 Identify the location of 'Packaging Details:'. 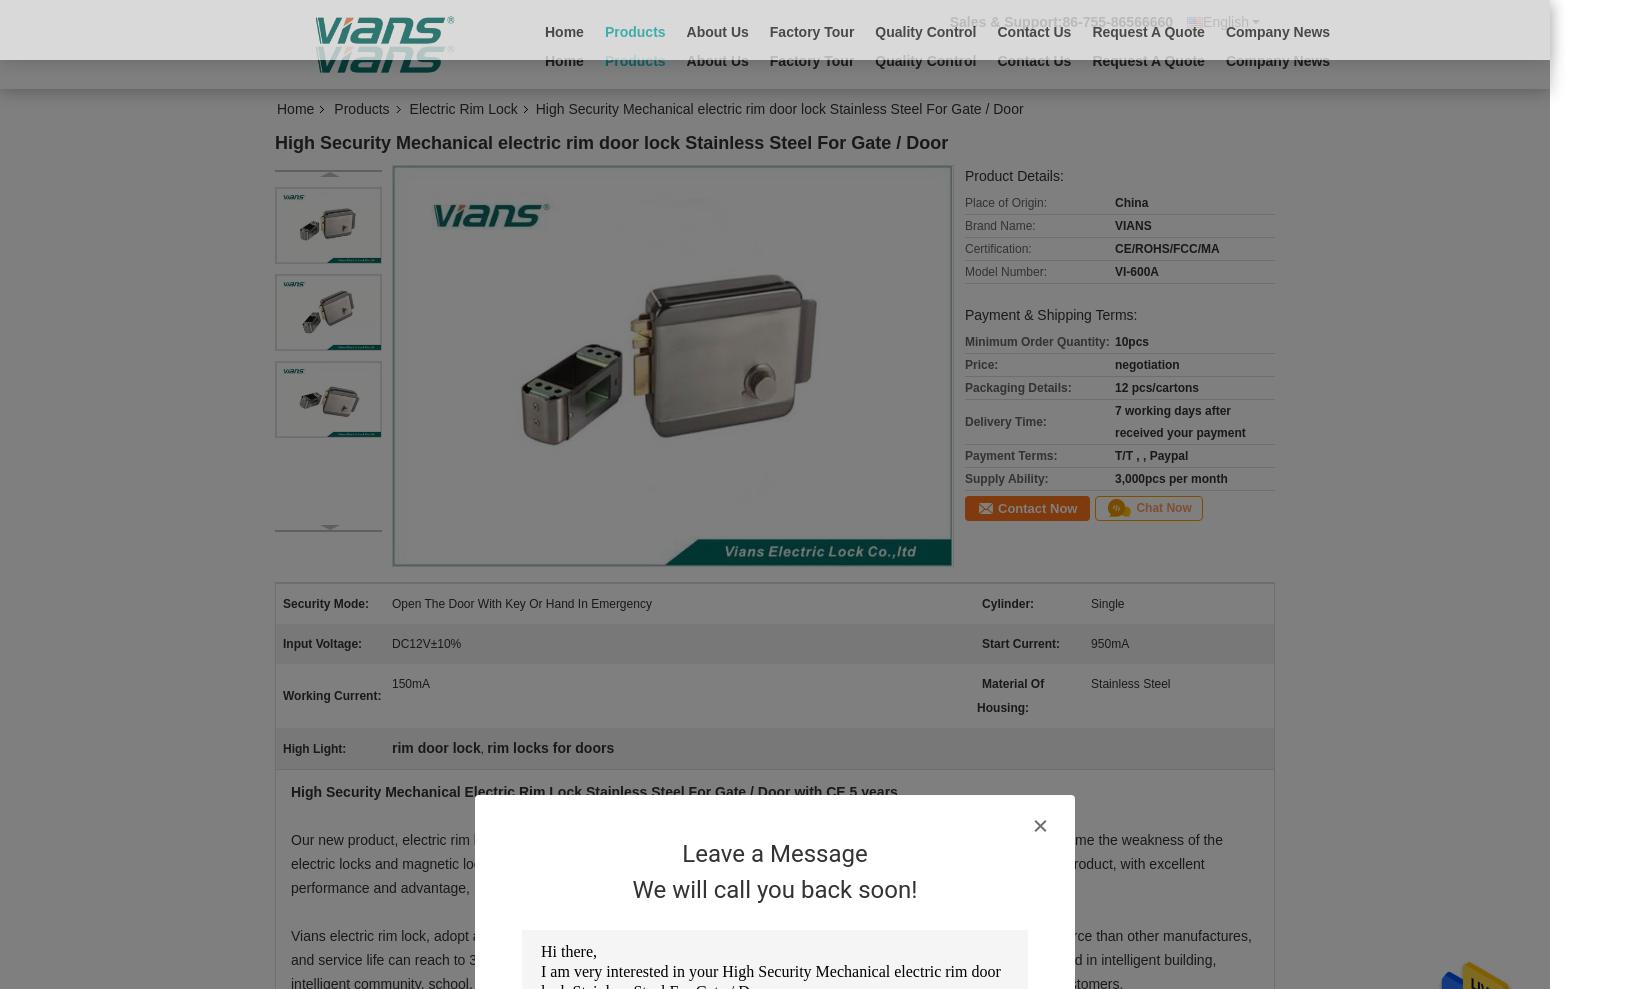
(1017, 387).